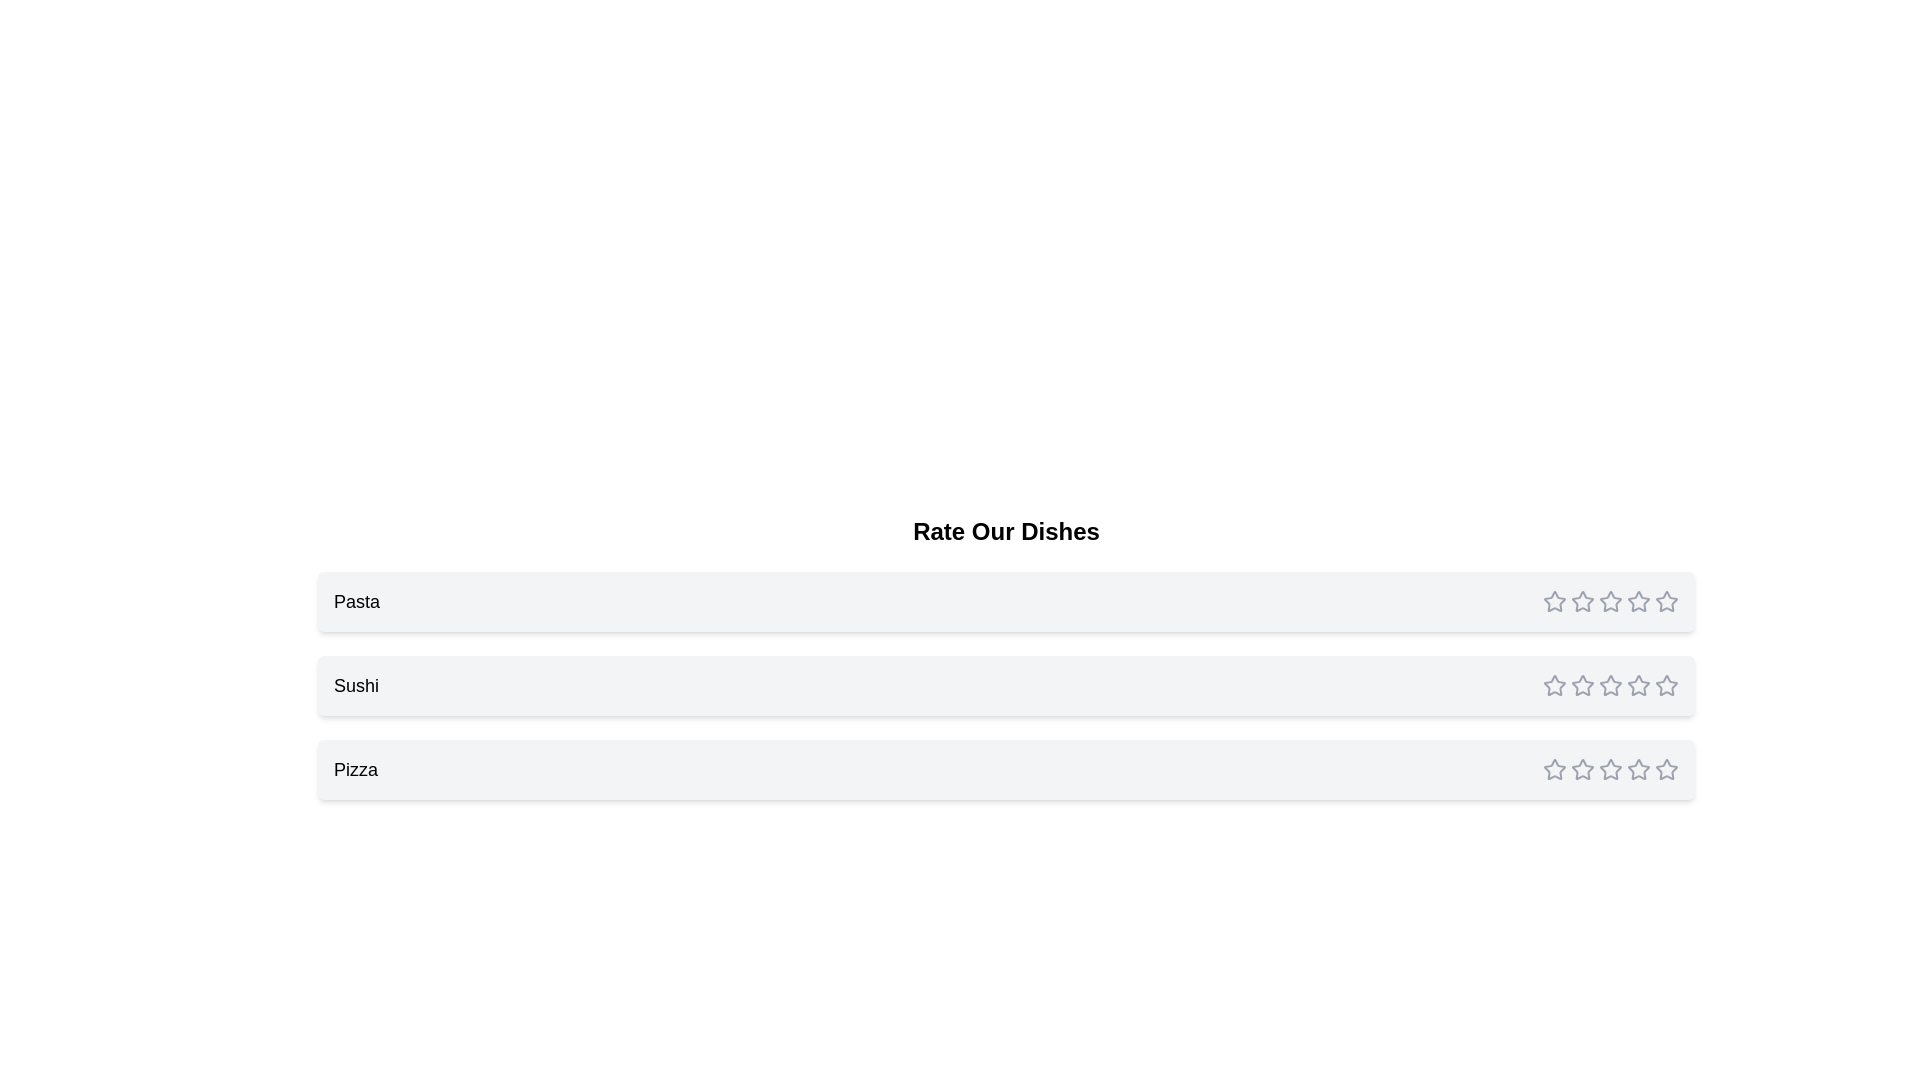 The height and width of the screenshot is (1080, 1920). I want to click on the second star, so click(1611, 769).